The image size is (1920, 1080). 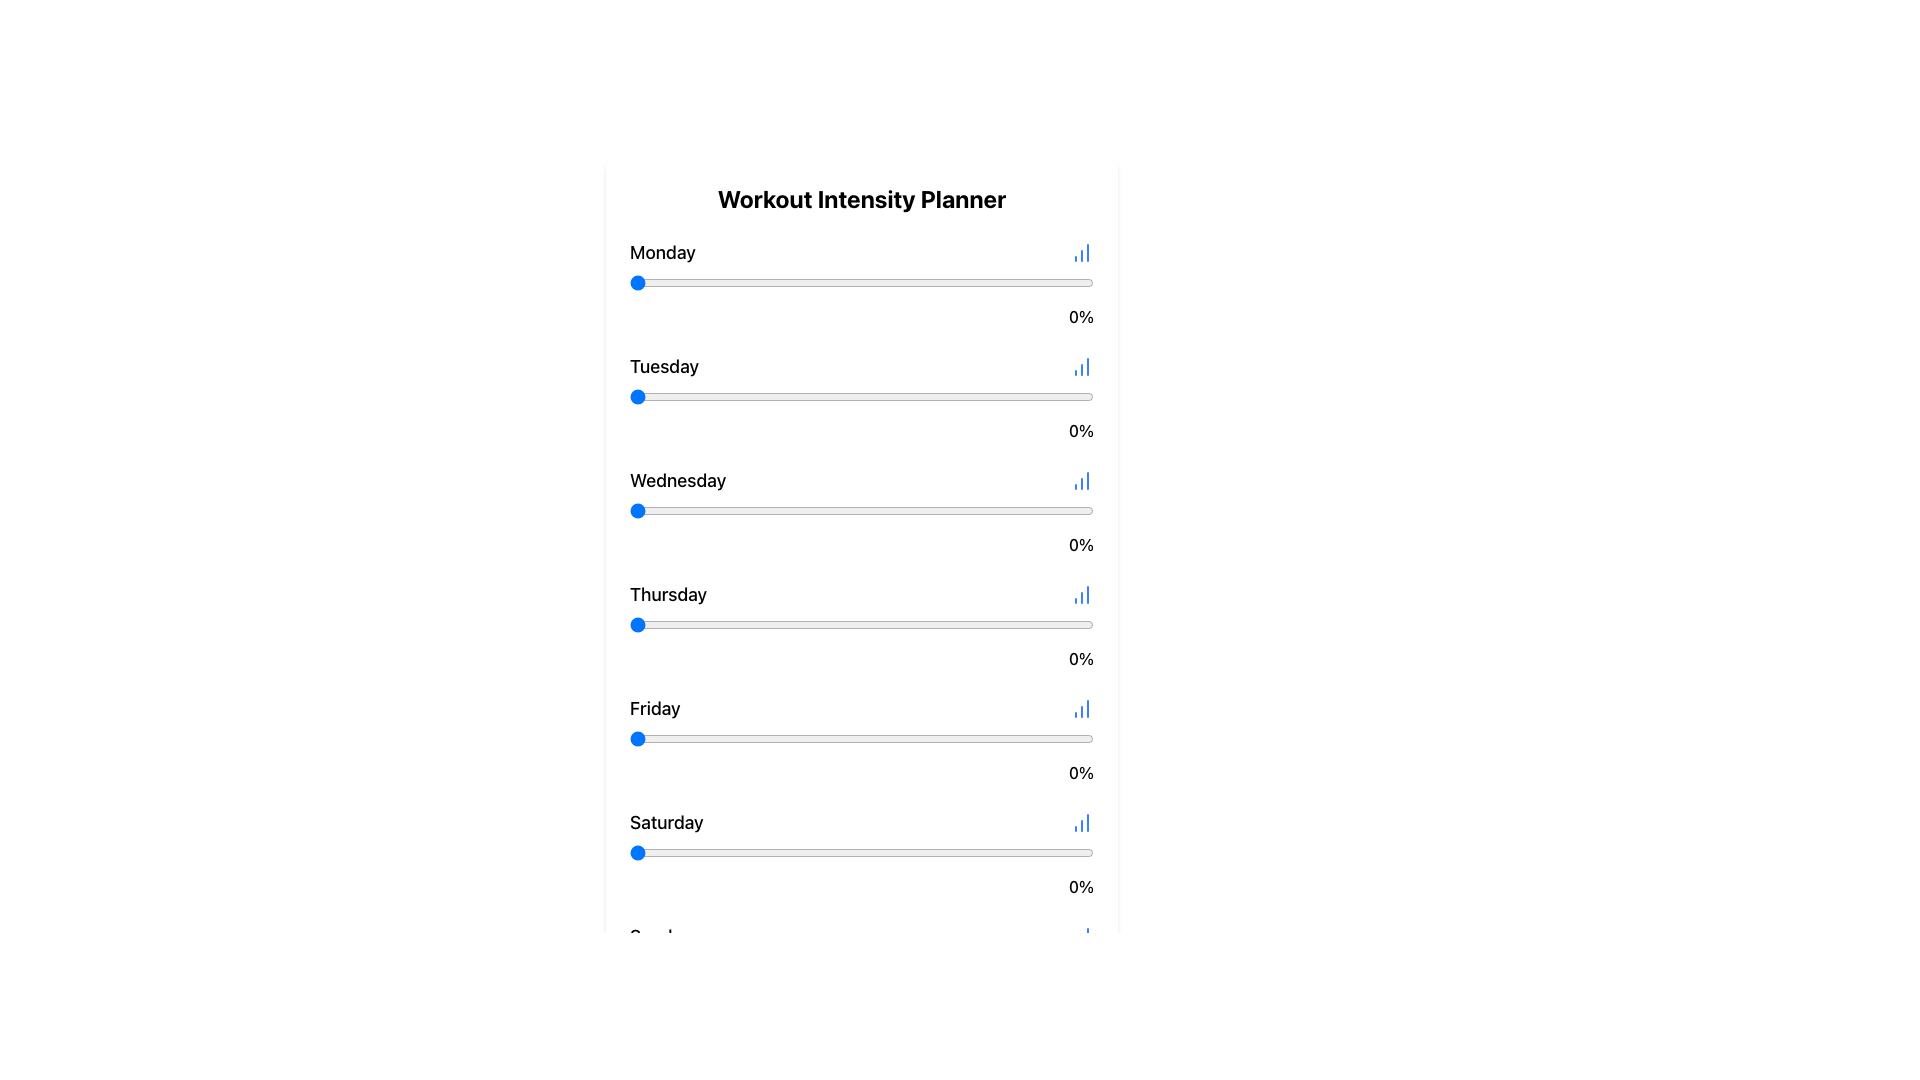 I want to click on the 'Thursday' slider, so click(x=875, y=623).